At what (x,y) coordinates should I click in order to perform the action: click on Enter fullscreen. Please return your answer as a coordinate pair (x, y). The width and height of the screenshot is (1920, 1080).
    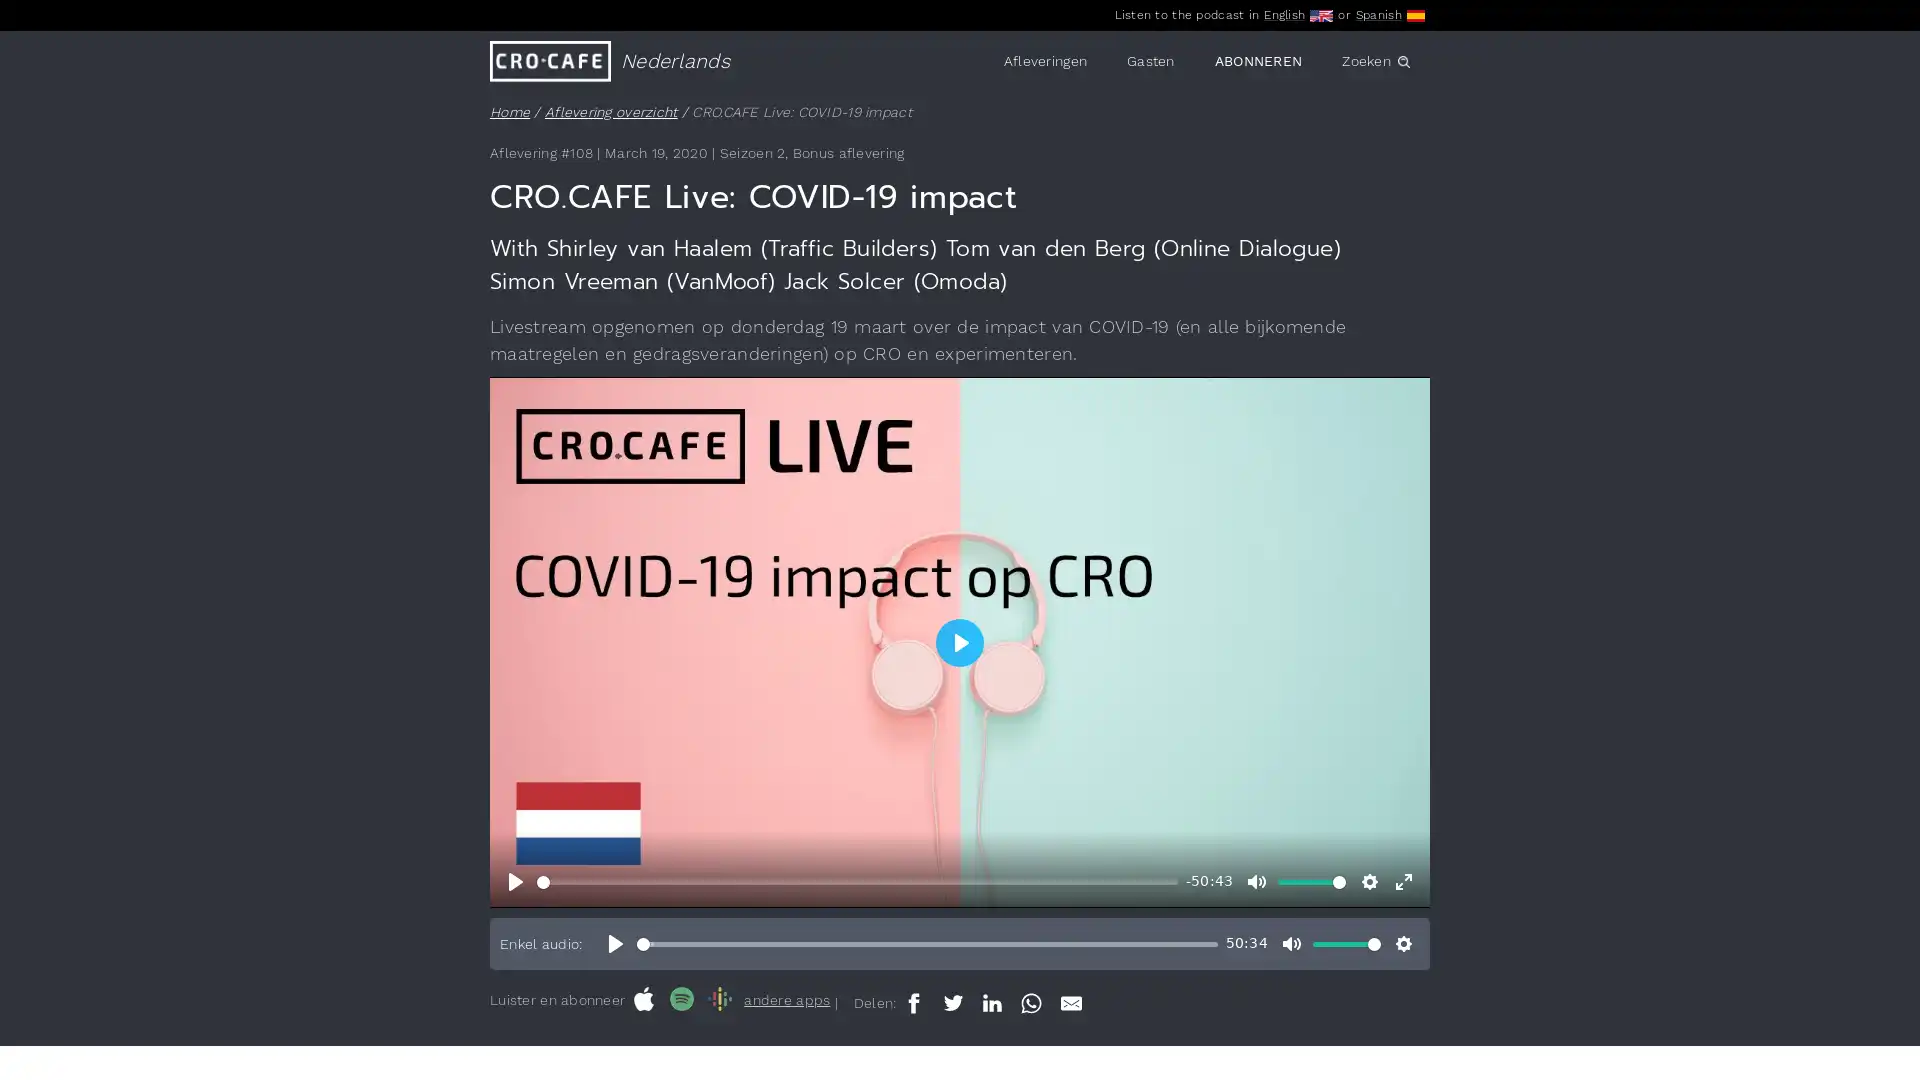
    Looking at the image, I should click on (1402, 881).